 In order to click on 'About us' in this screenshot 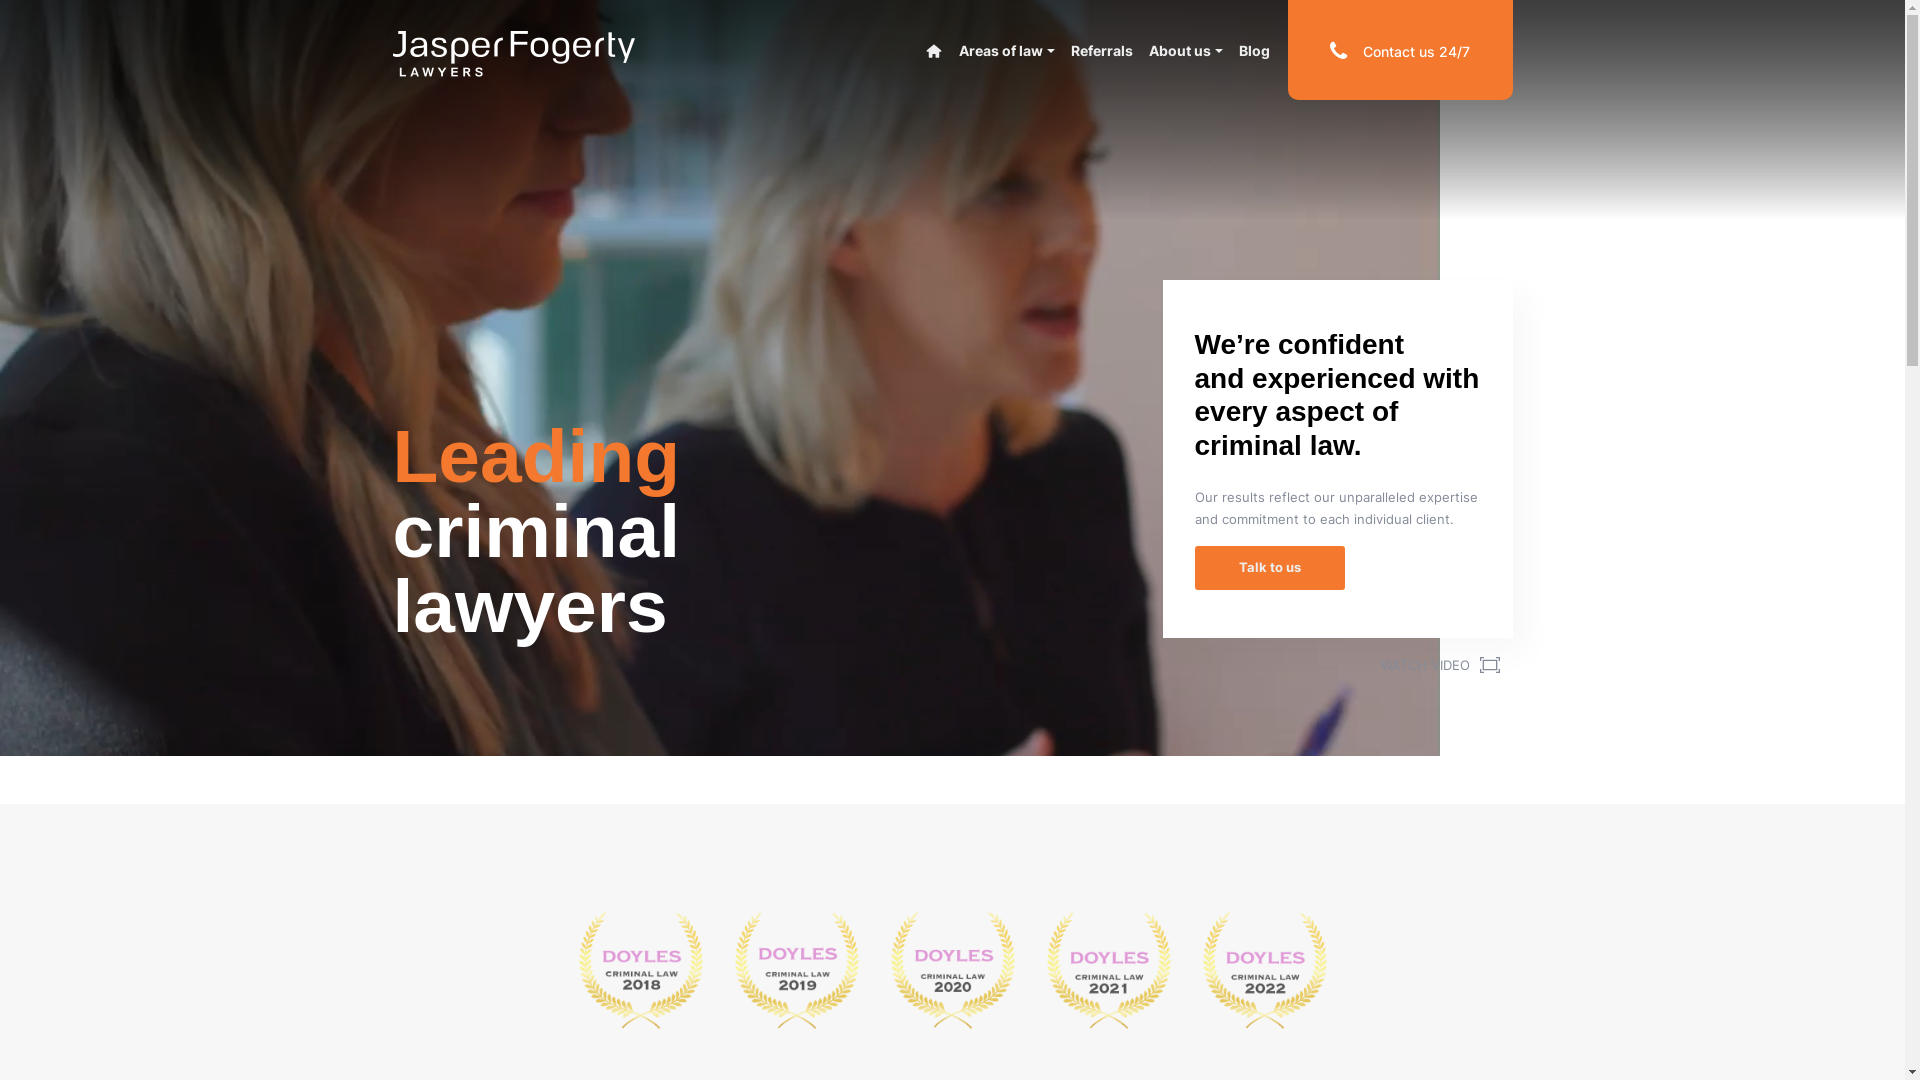, I will do `click(1141, 49)`.